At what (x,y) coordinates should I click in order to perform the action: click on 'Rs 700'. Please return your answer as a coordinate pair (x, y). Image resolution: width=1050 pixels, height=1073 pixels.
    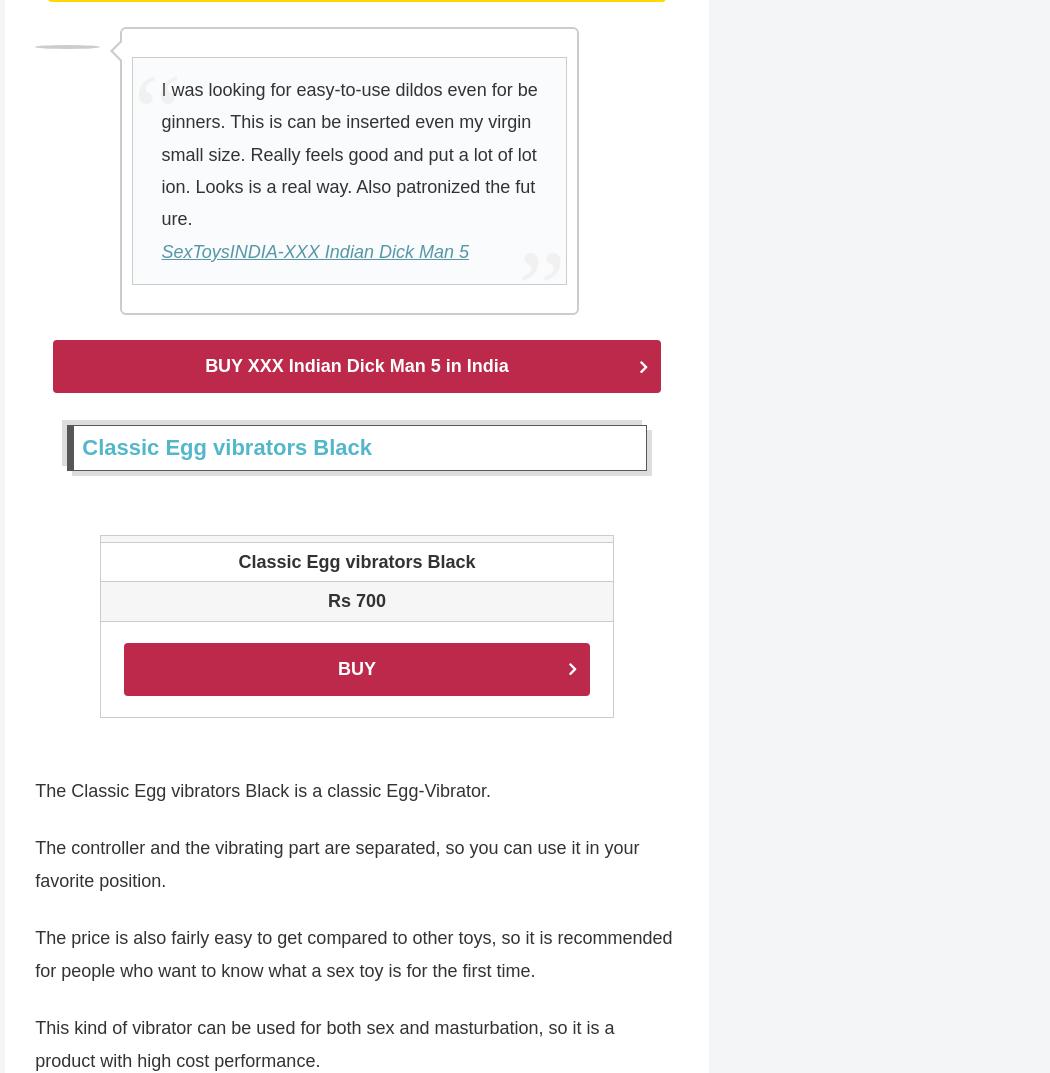
    Looking at the image, I should click on (326, 602).